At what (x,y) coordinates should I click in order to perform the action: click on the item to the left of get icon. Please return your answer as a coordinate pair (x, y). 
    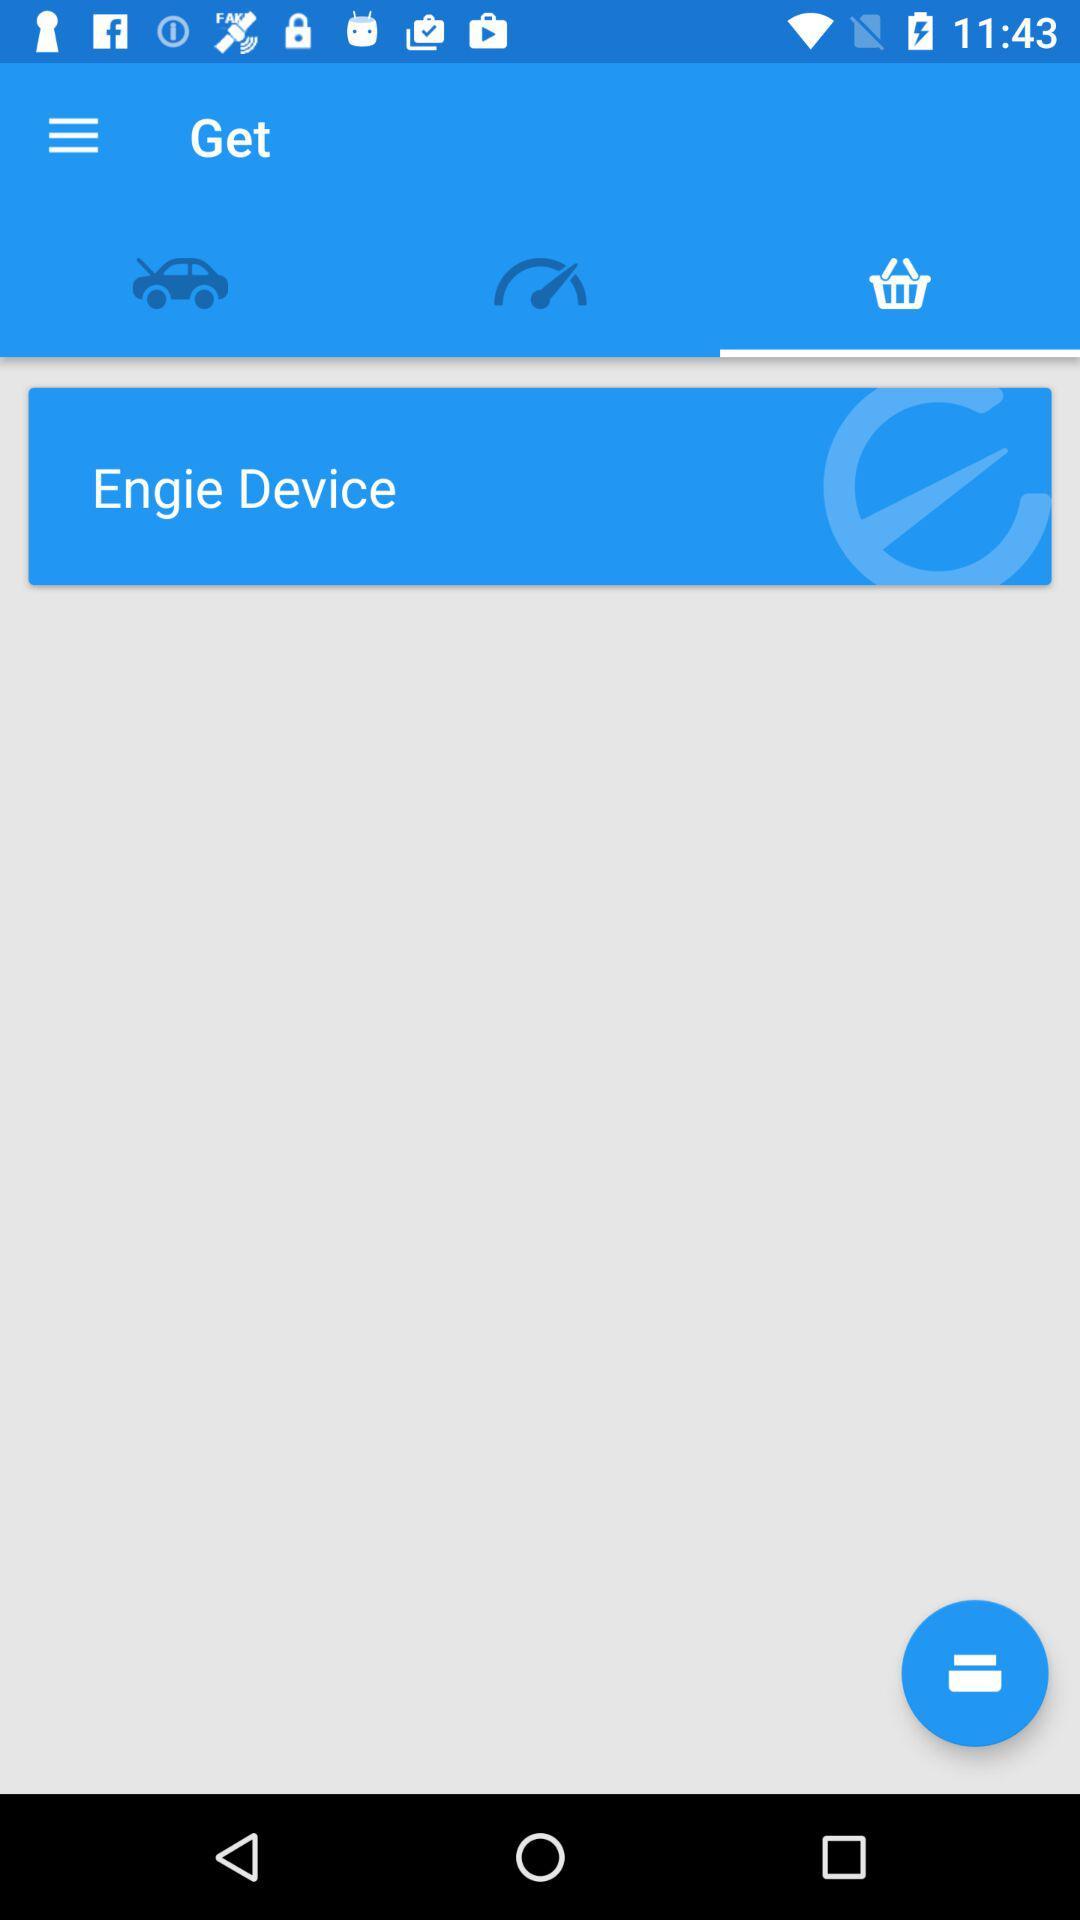
    Looking at the image, I should click on (72, 135).